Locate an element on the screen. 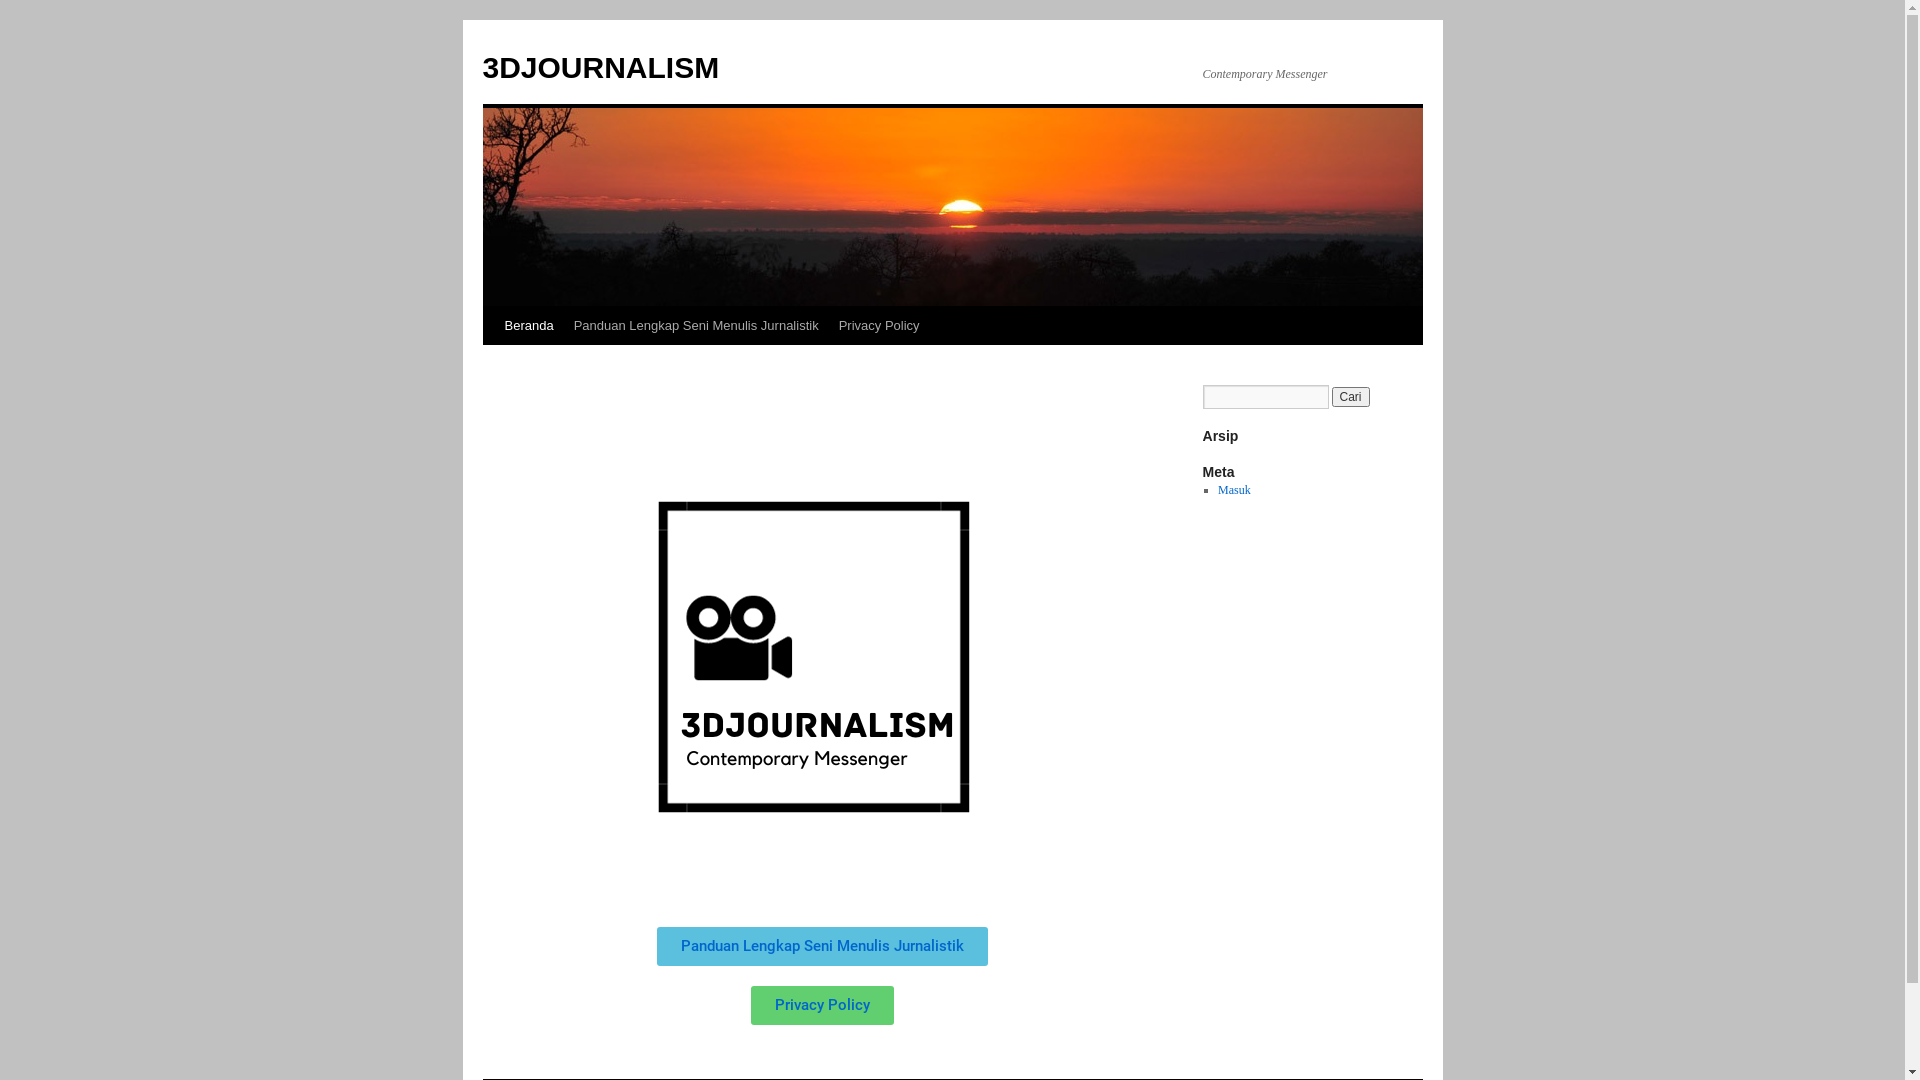 Image resolution: width=1920 pixels, height=1080 pixels. 'Cari' is located at coordinates (1331, 397).